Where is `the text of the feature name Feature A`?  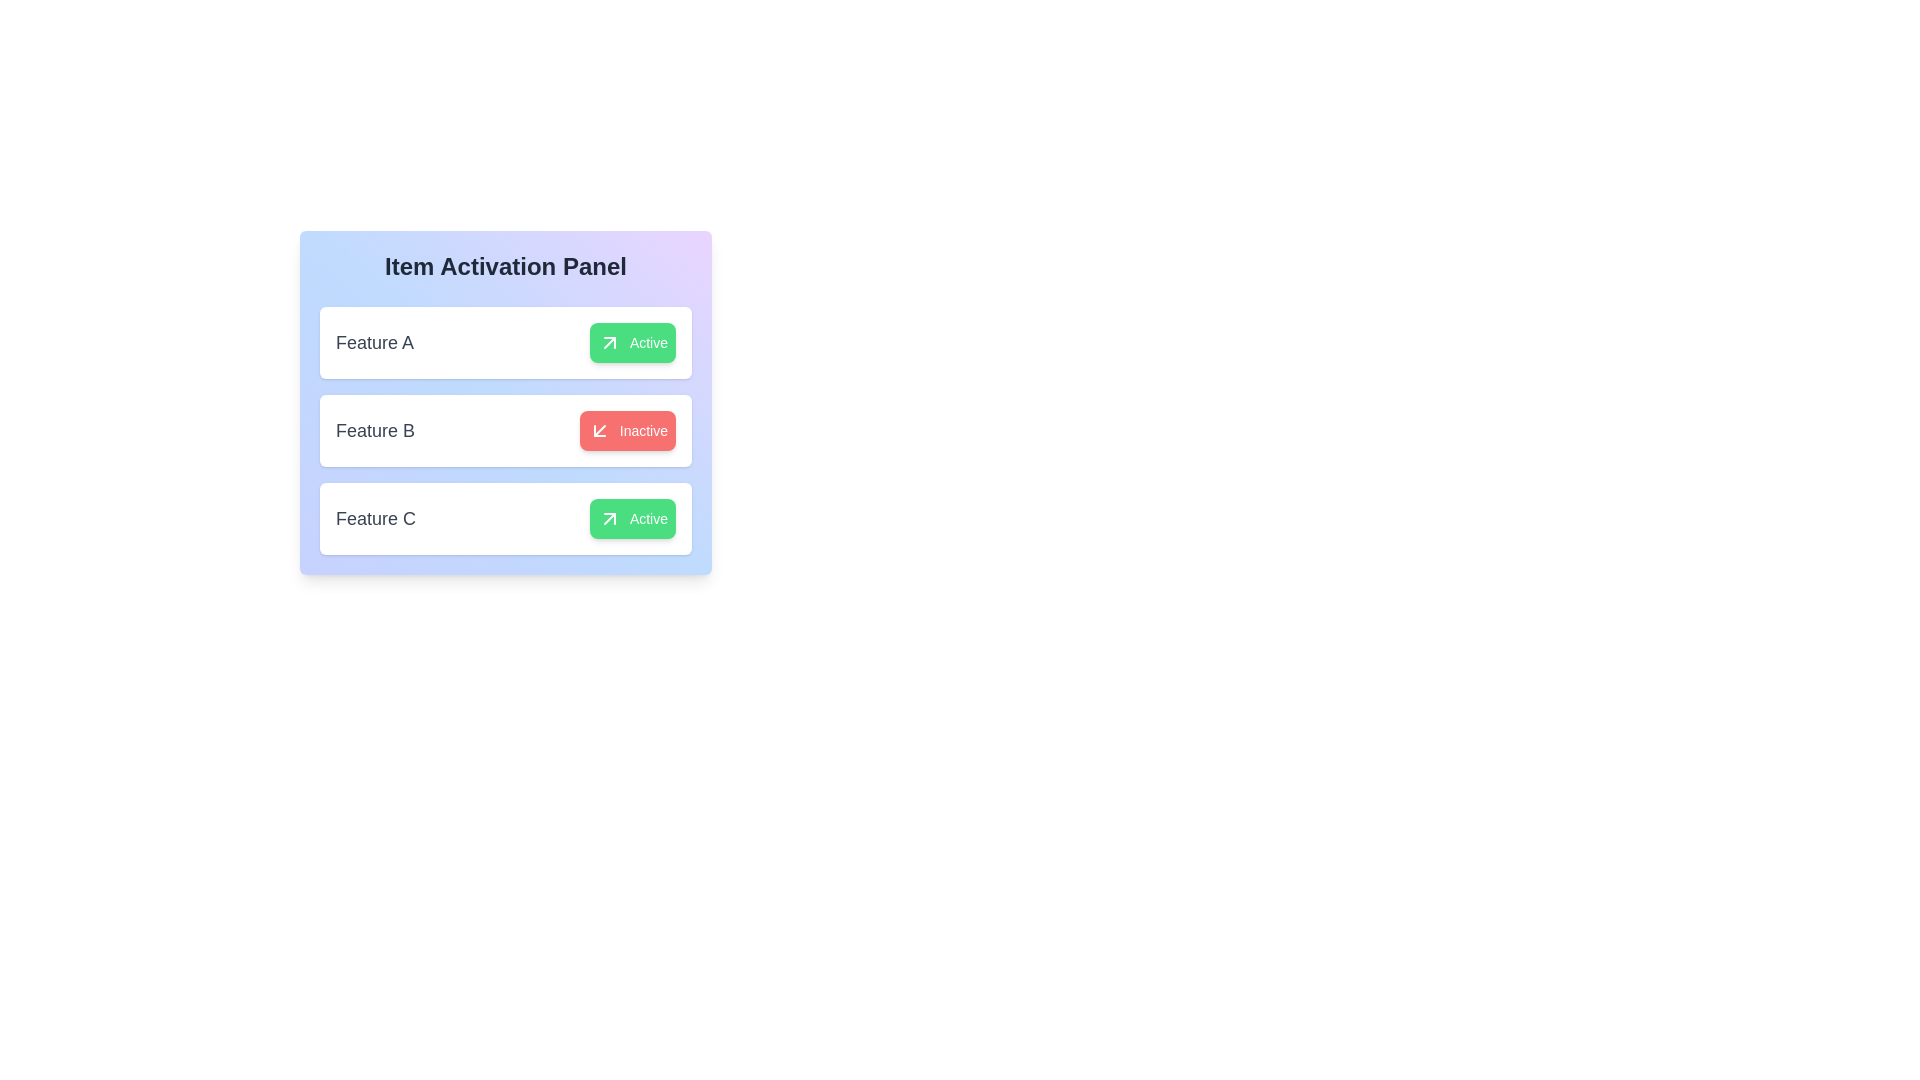
the text of the feature name Feature A is located at coordinates (374, 342).